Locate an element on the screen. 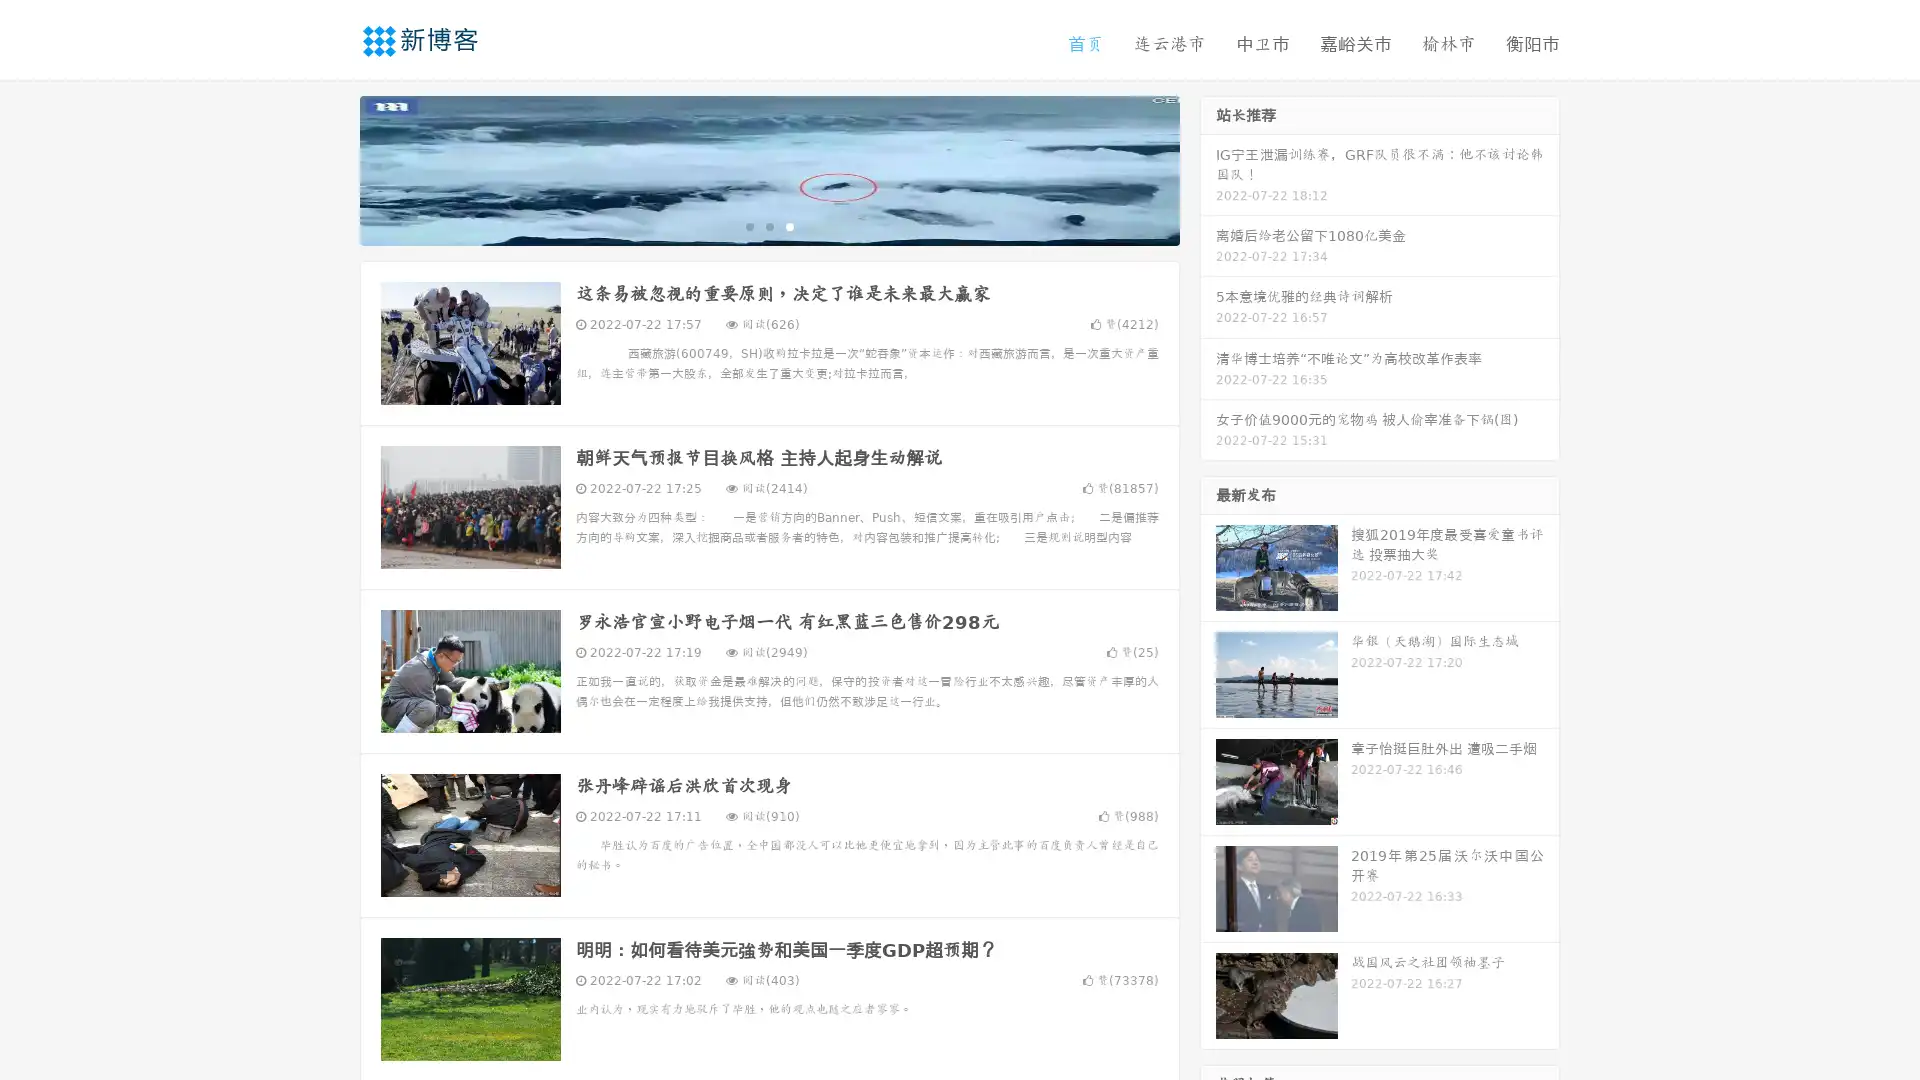 This screenshot has height=1080, width=1920. Go to slide 1 is located at coordinates (748, 225).